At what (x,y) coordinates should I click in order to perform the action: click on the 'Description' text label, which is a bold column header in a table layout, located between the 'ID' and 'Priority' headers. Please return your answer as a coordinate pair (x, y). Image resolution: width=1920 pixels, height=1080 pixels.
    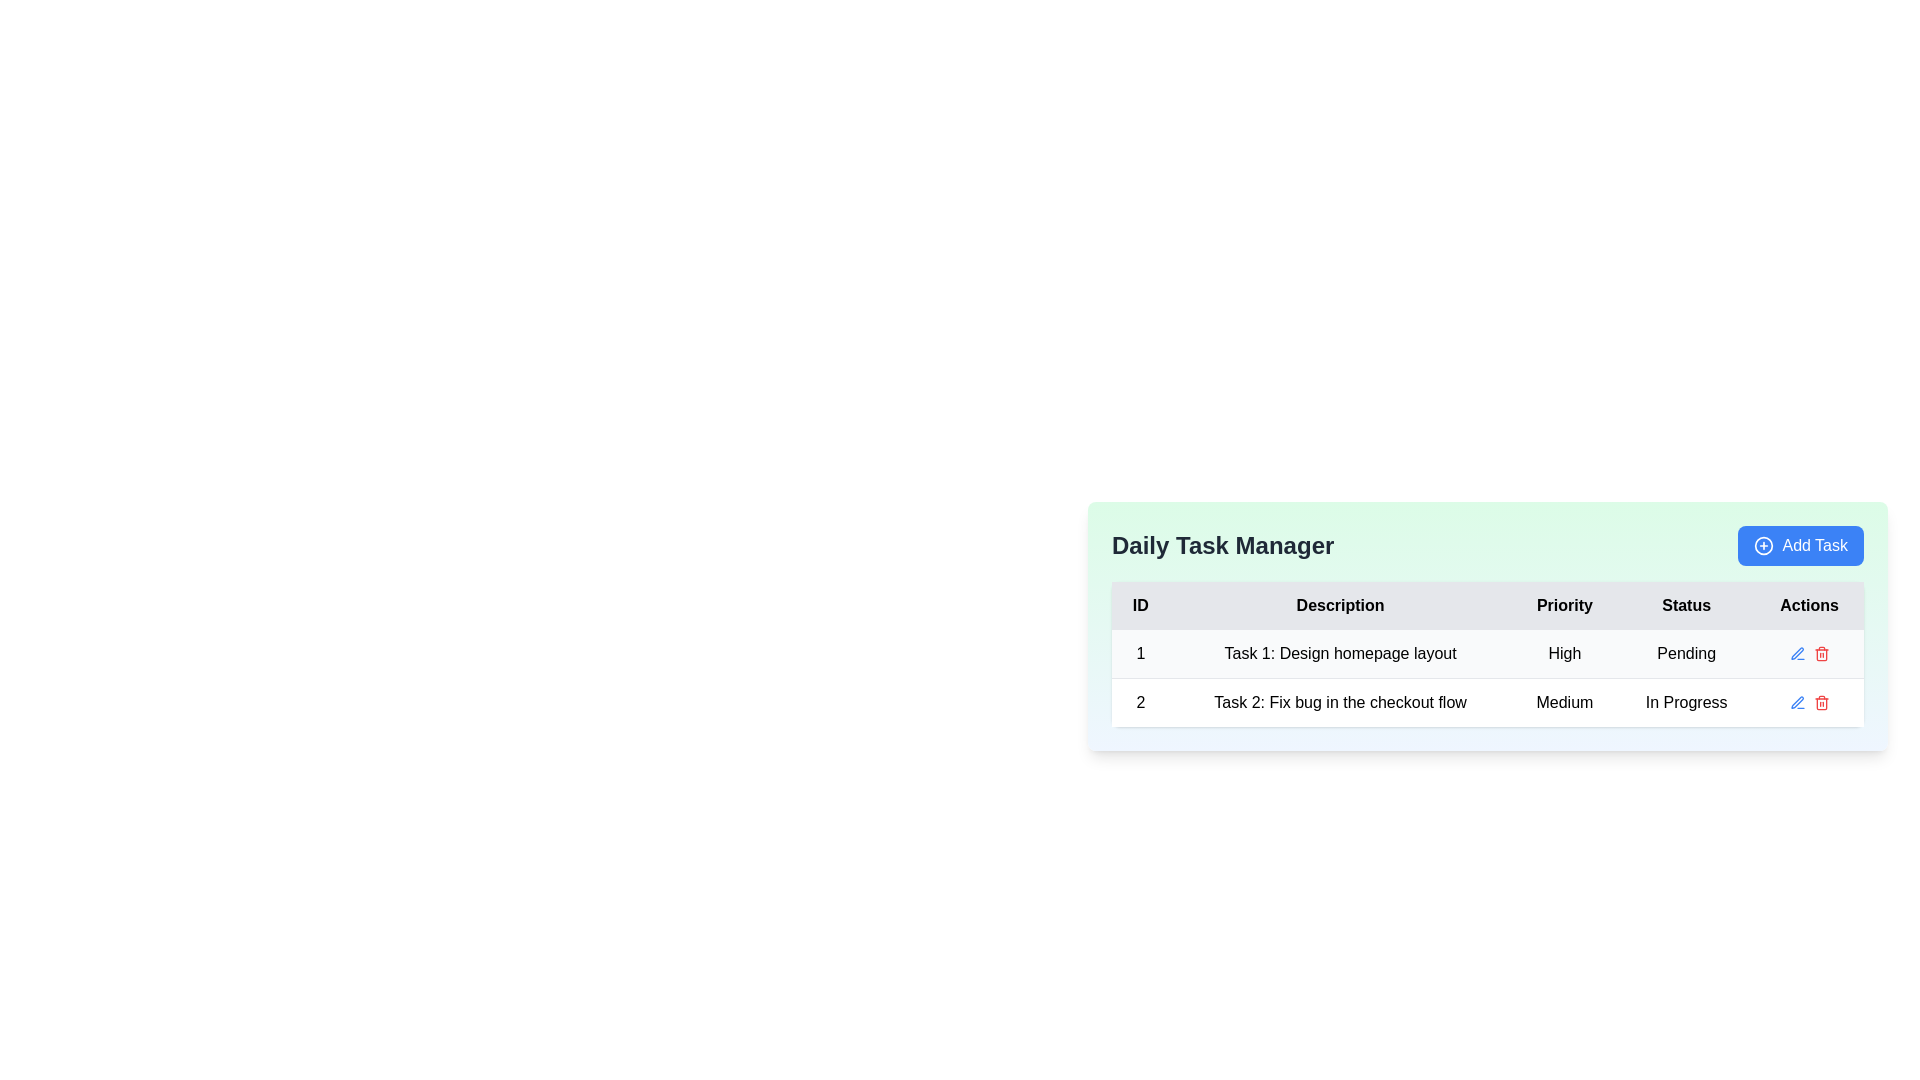
    Looking at the image, I should click on (1340, 604).